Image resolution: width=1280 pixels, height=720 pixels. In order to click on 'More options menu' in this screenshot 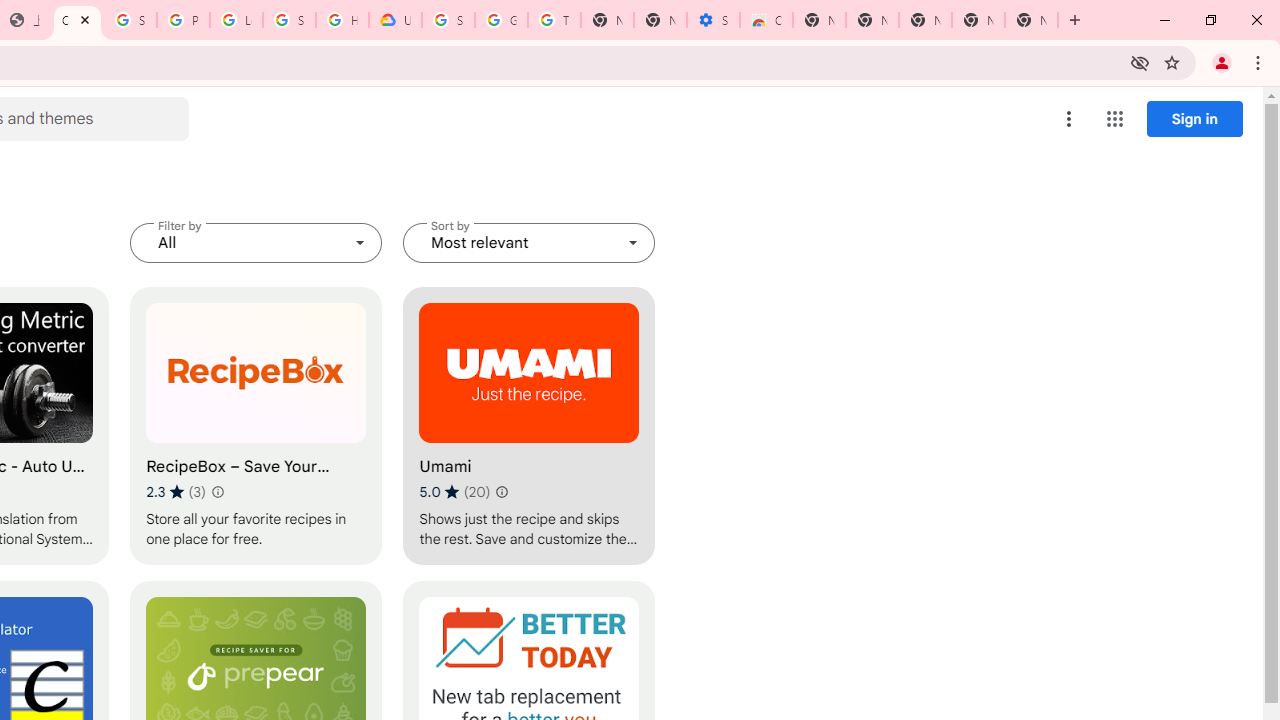, I will do `click(1068, 119)`.